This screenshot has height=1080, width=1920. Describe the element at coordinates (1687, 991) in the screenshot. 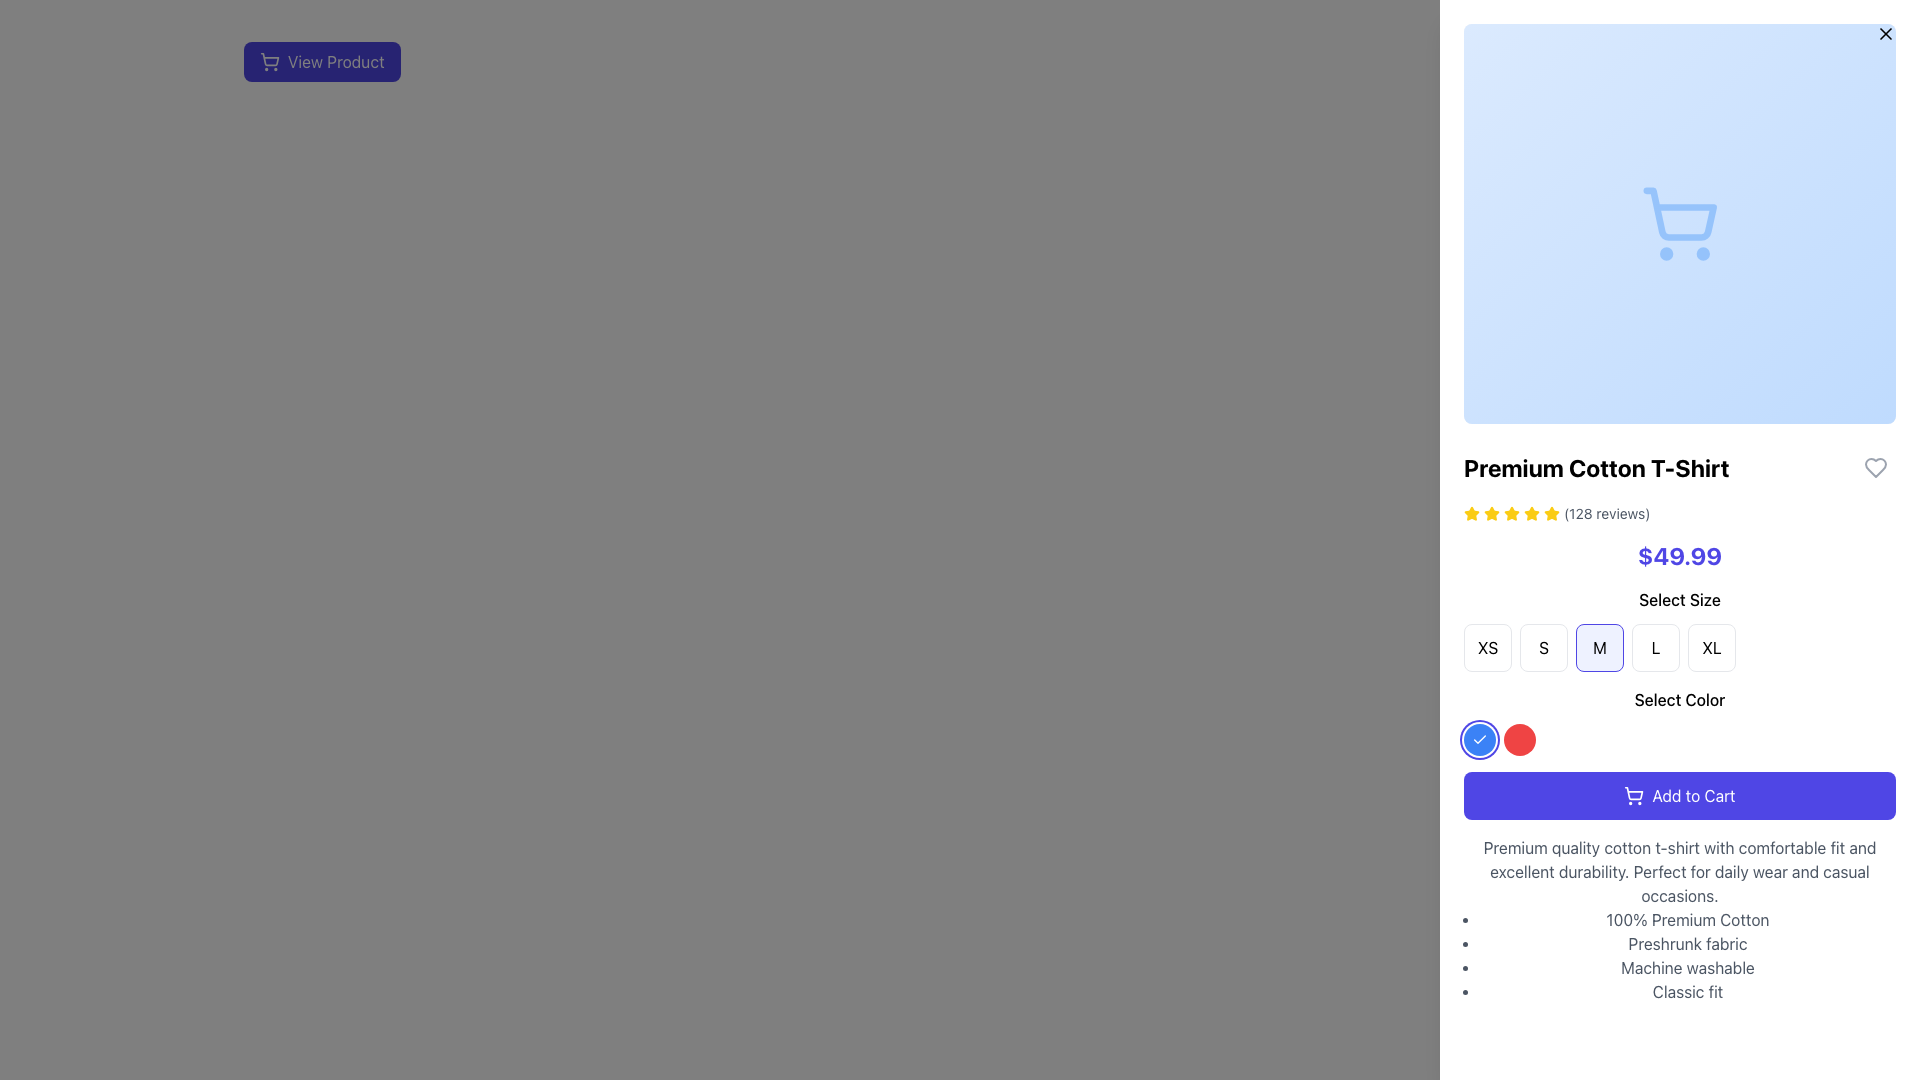

I see `the fourth bullet-point item in the product details section that states 'Classic fit.'` at that location.